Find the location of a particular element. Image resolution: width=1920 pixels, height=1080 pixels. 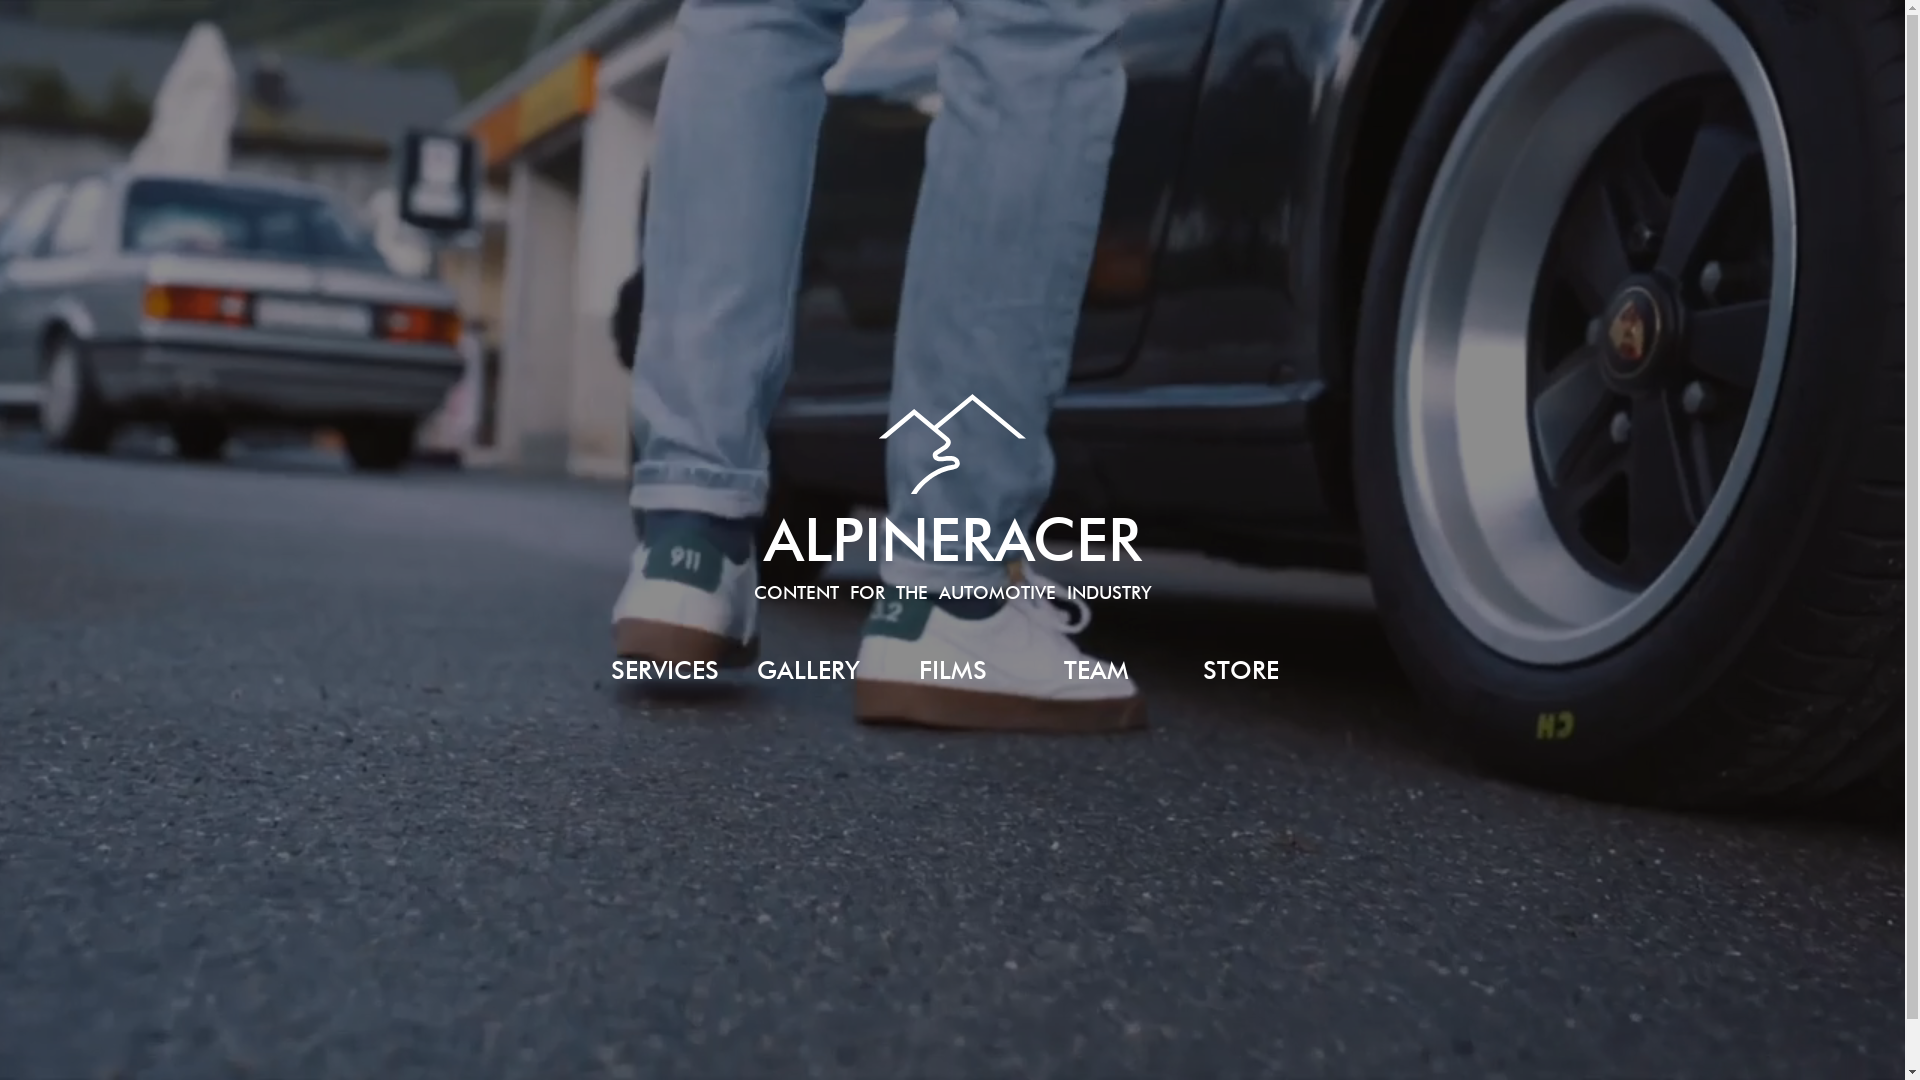

'SERVICES' is located at coordinates (663, 670).